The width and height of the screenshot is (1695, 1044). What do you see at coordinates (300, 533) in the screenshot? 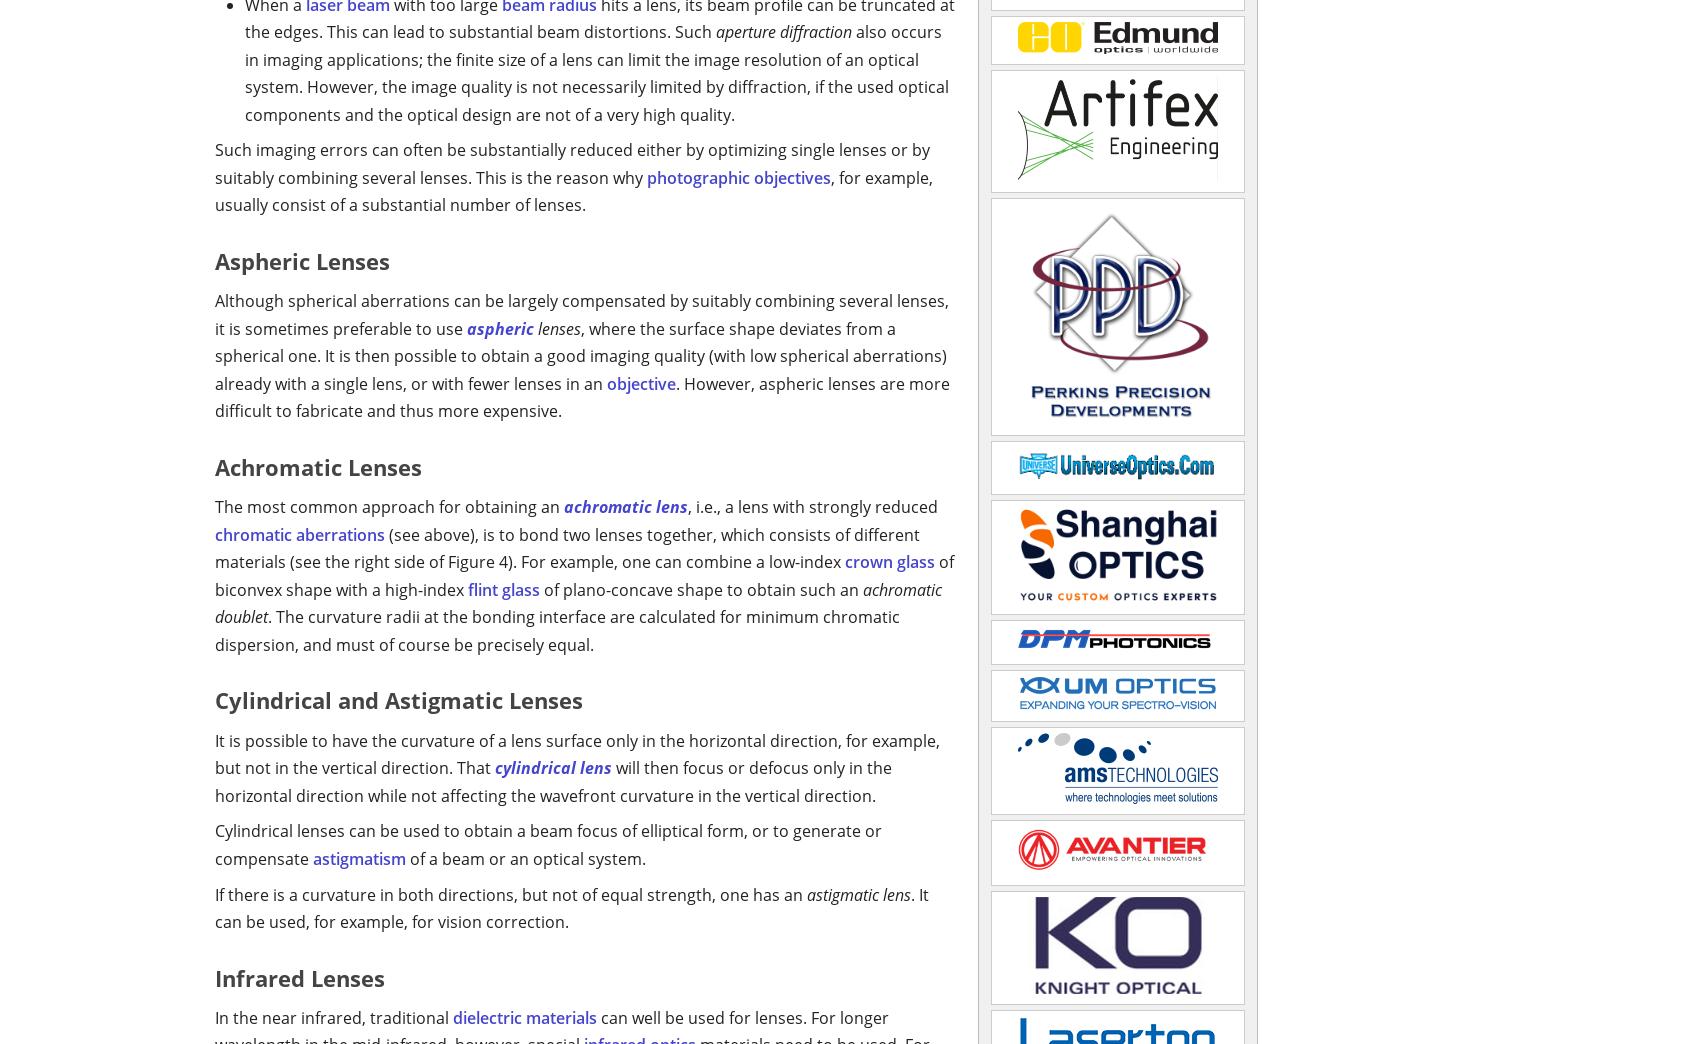
I see `'chromatic aberrations'` at bounding box center [300, 533].